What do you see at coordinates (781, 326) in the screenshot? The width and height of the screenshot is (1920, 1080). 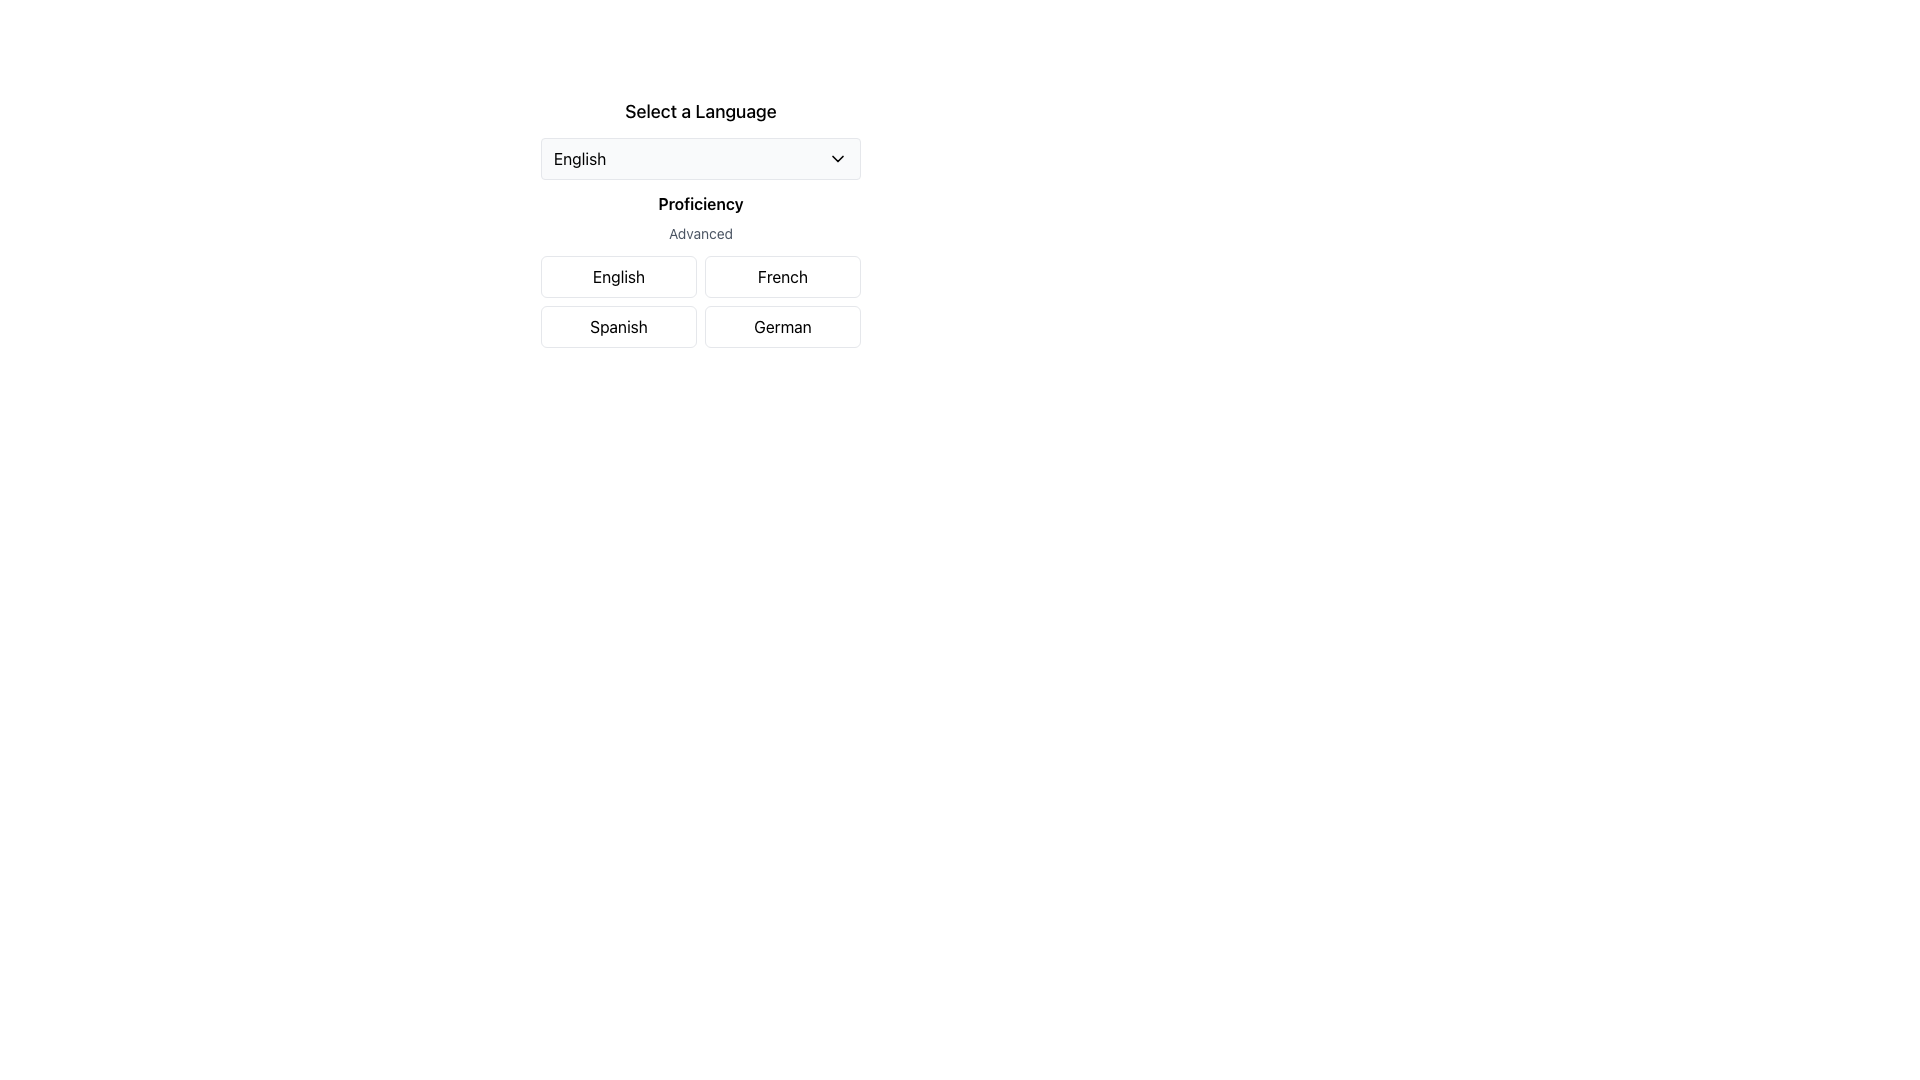 I see `the rectangular button with rounded corners labeled 'German'` at bounding box center [781, 326].